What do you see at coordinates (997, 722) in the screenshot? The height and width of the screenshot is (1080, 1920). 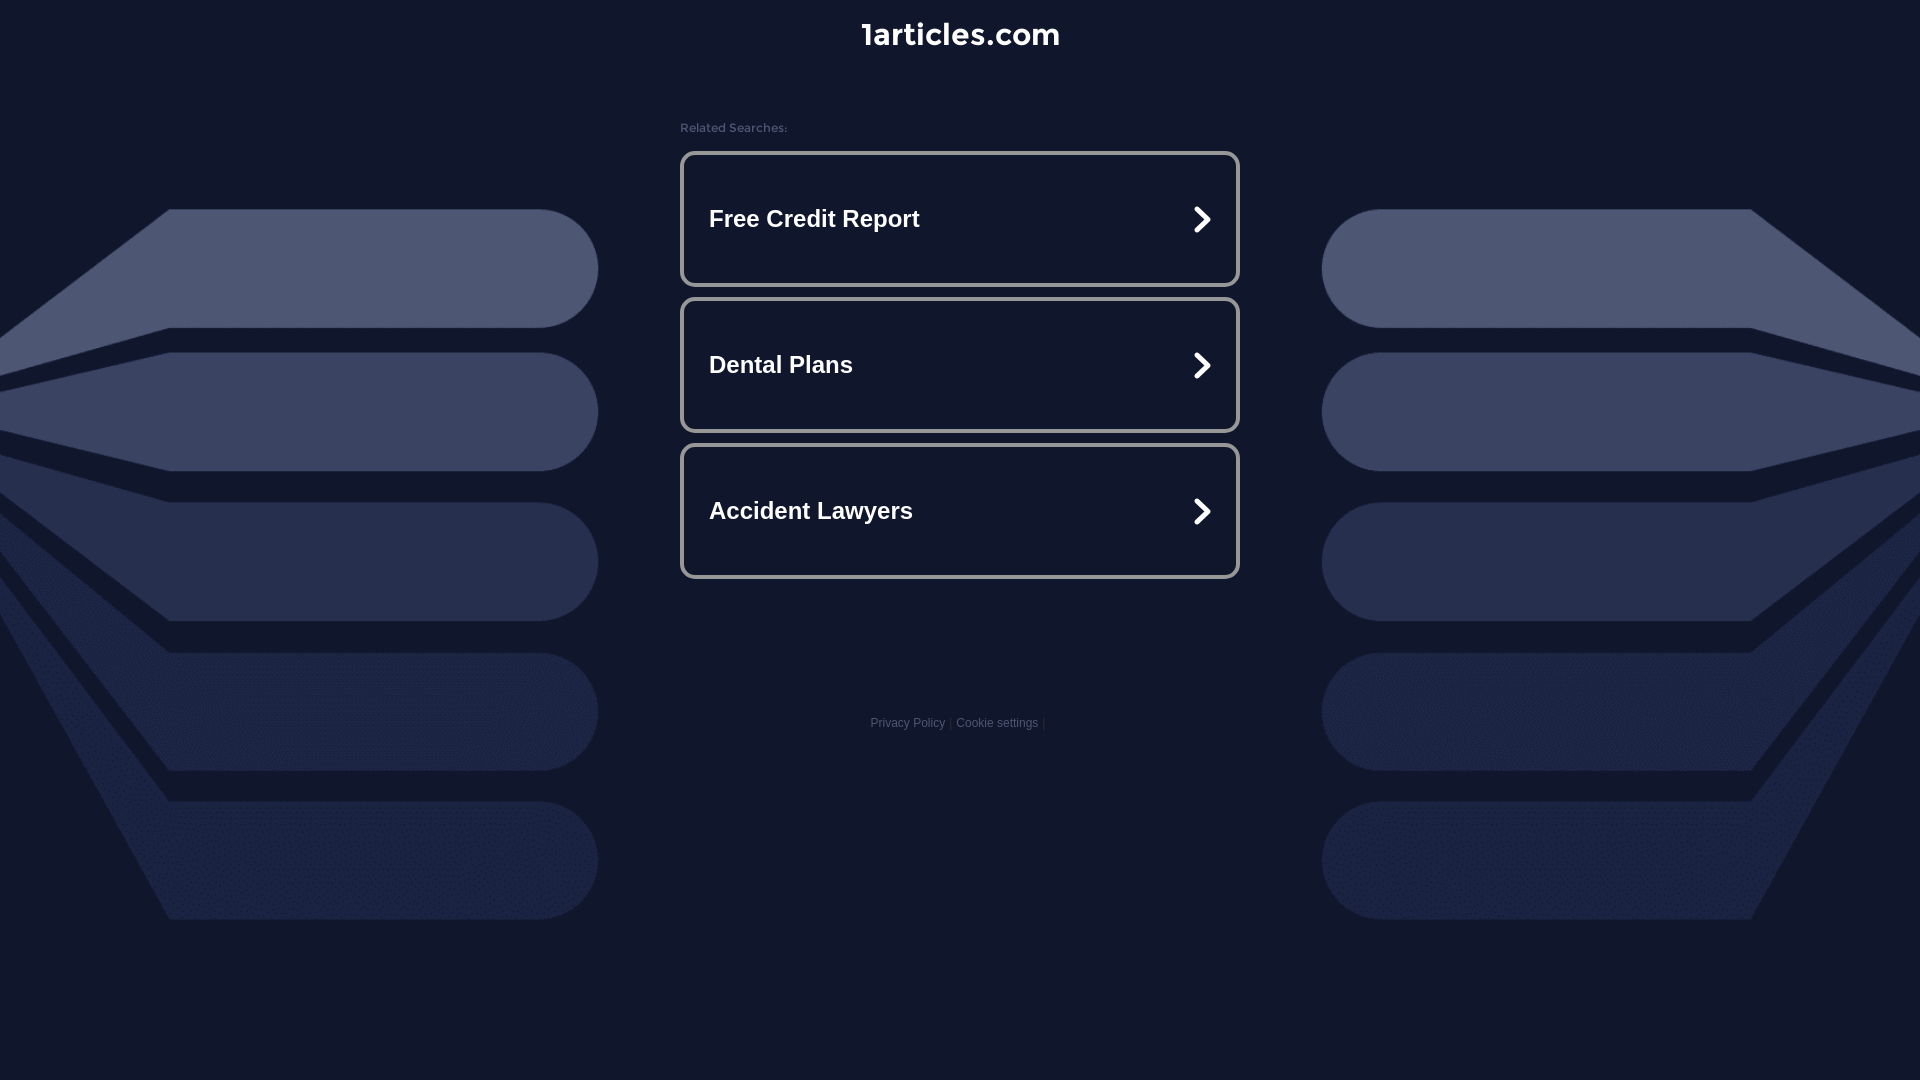 I see `'Cookie settings'` at bounding box center [997, 722].